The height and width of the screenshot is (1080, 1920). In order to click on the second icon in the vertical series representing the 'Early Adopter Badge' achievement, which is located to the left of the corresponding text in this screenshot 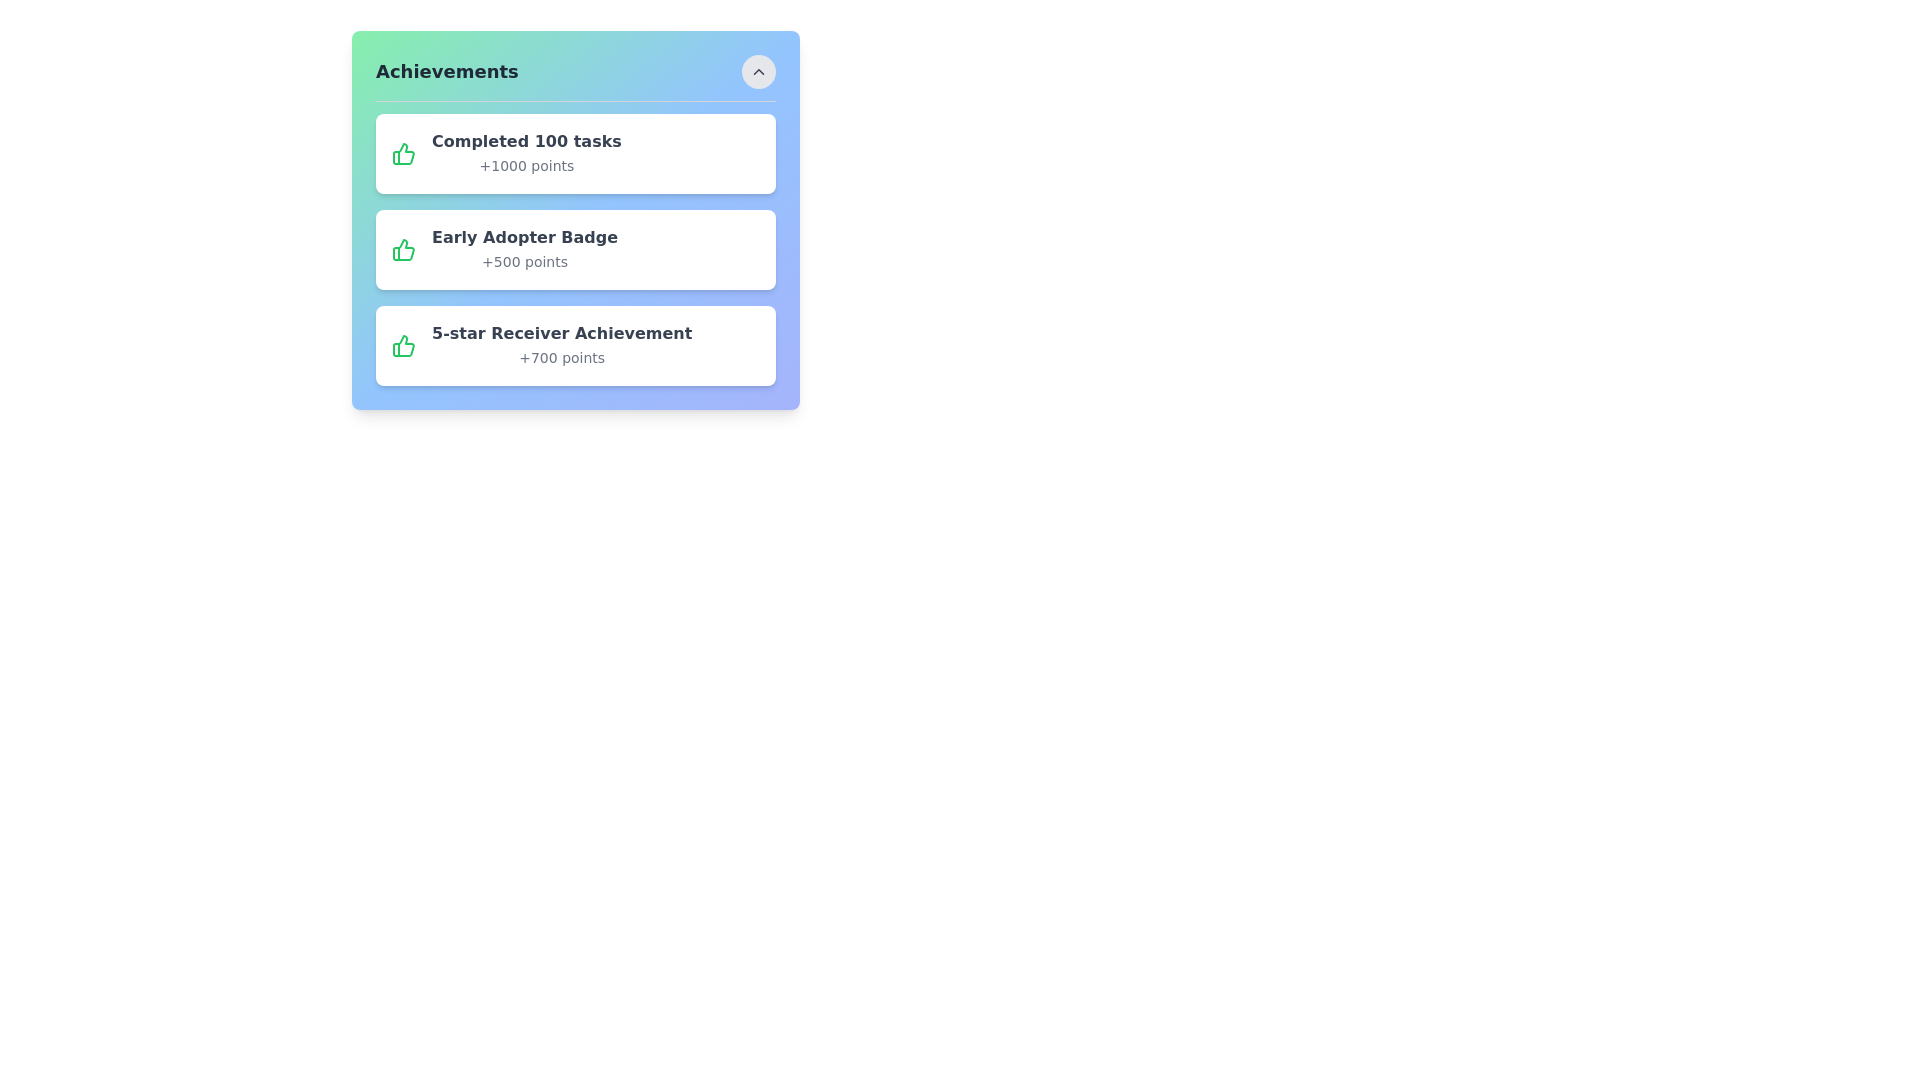, I will do `click(402, 153)`.